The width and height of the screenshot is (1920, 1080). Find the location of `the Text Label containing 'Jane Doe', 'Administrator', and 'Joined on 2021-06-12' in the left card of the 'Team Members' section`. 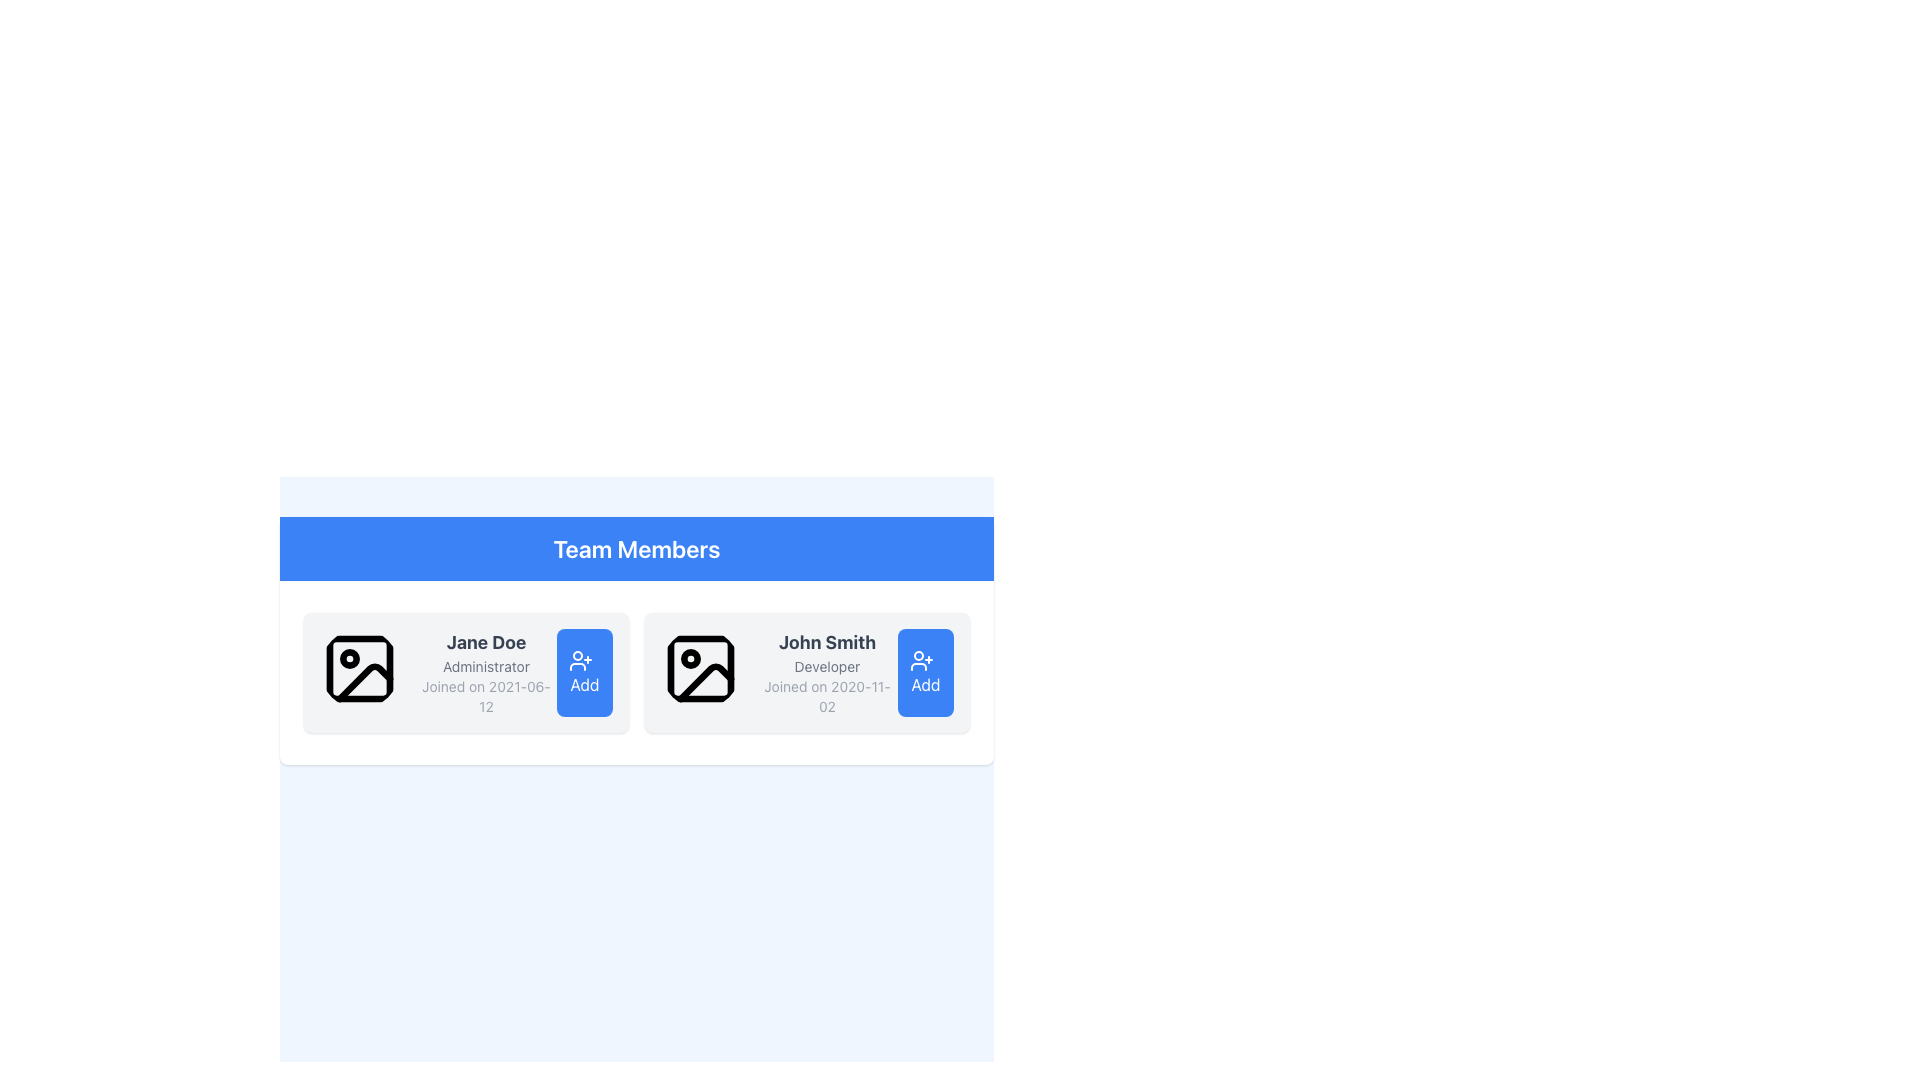

the Text Label containing 'Jane Doe', 'Administrator', and 'Joined on 2021-06-12' in the left card of the 'Team Members' section is located at coordinates (486, 672).